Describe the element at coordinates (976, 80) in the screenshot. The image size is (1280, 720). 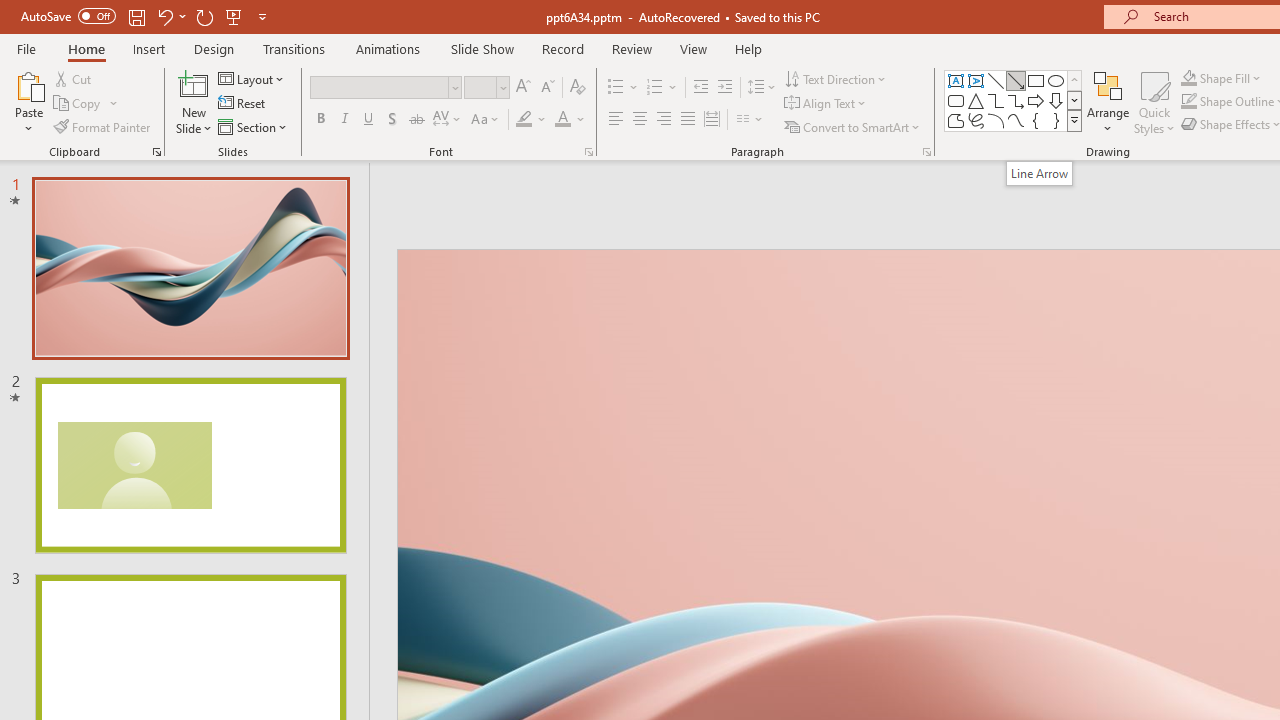
I see `'Vertical Text Box'` at that location.